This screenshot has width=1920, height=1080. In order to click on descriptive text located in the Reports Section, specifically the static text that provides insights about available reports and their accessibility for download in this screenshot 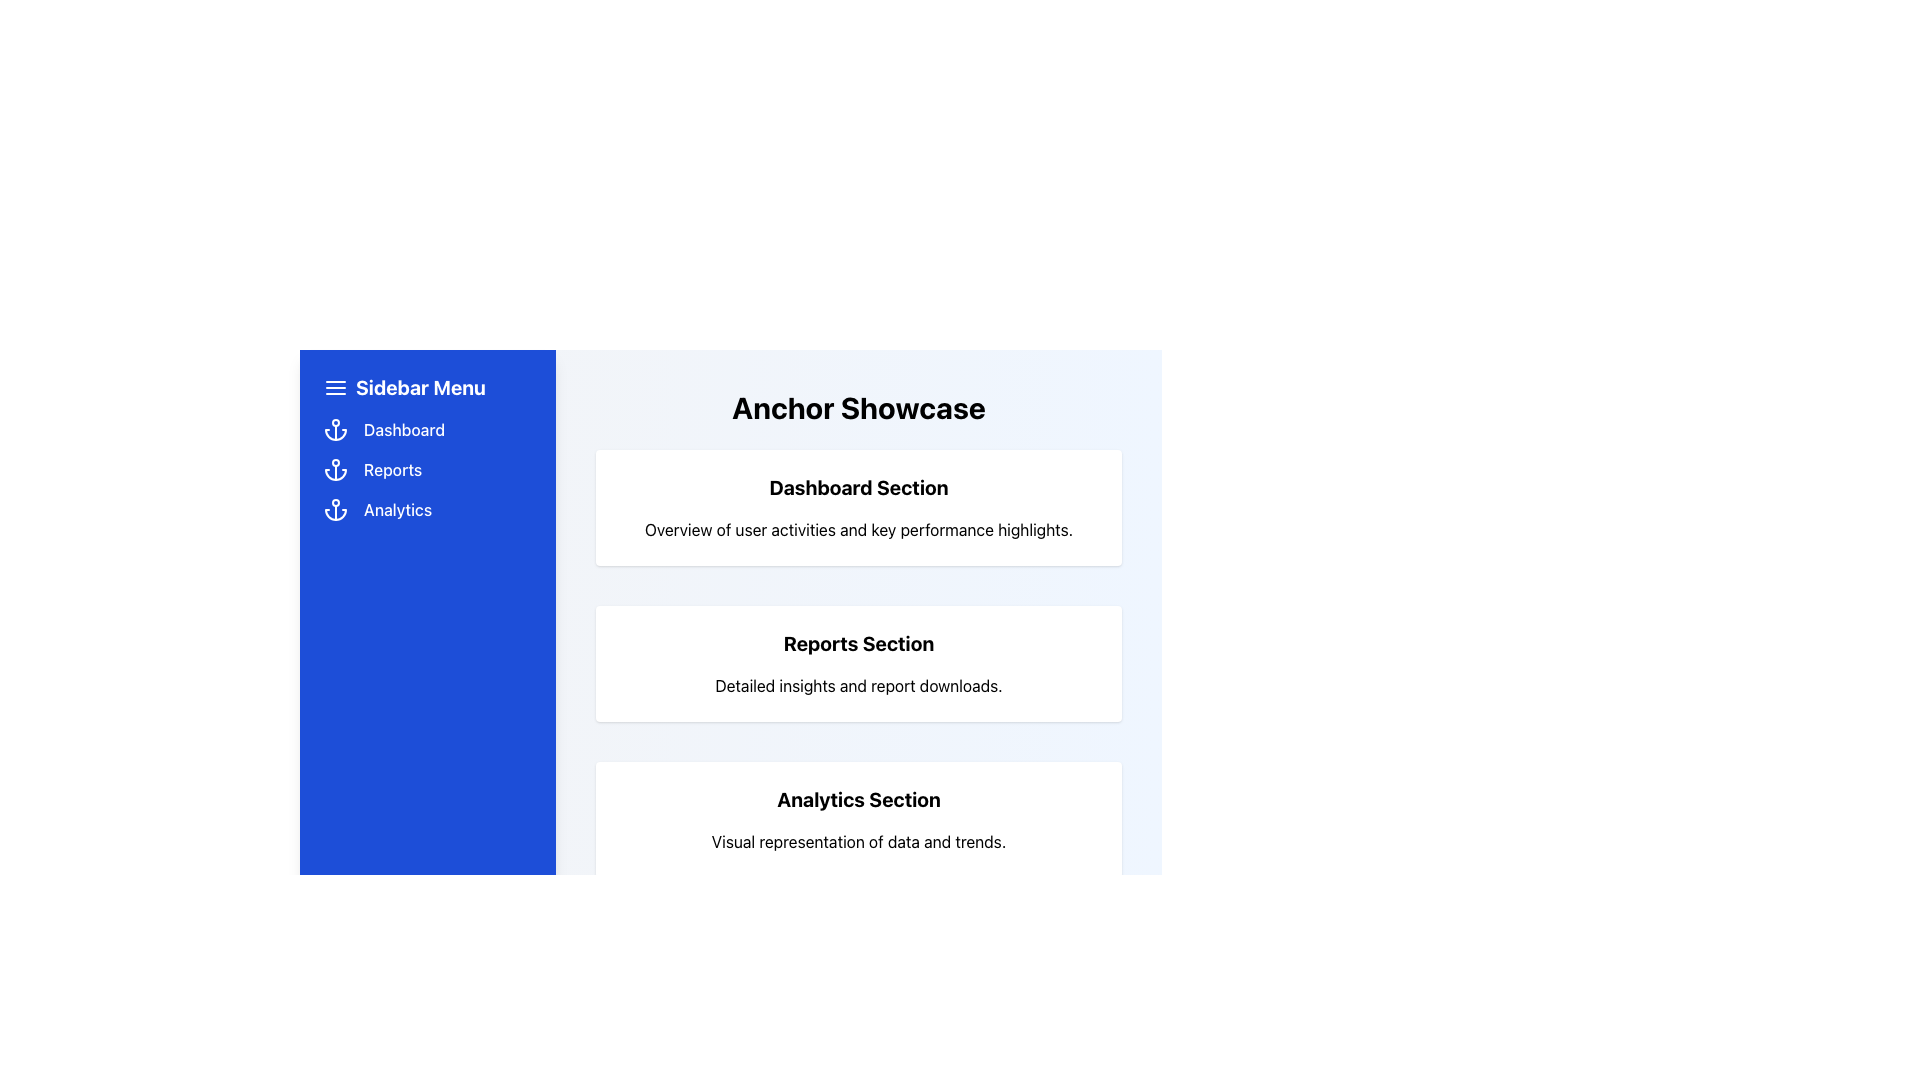, I will do `click(859, 685)`.